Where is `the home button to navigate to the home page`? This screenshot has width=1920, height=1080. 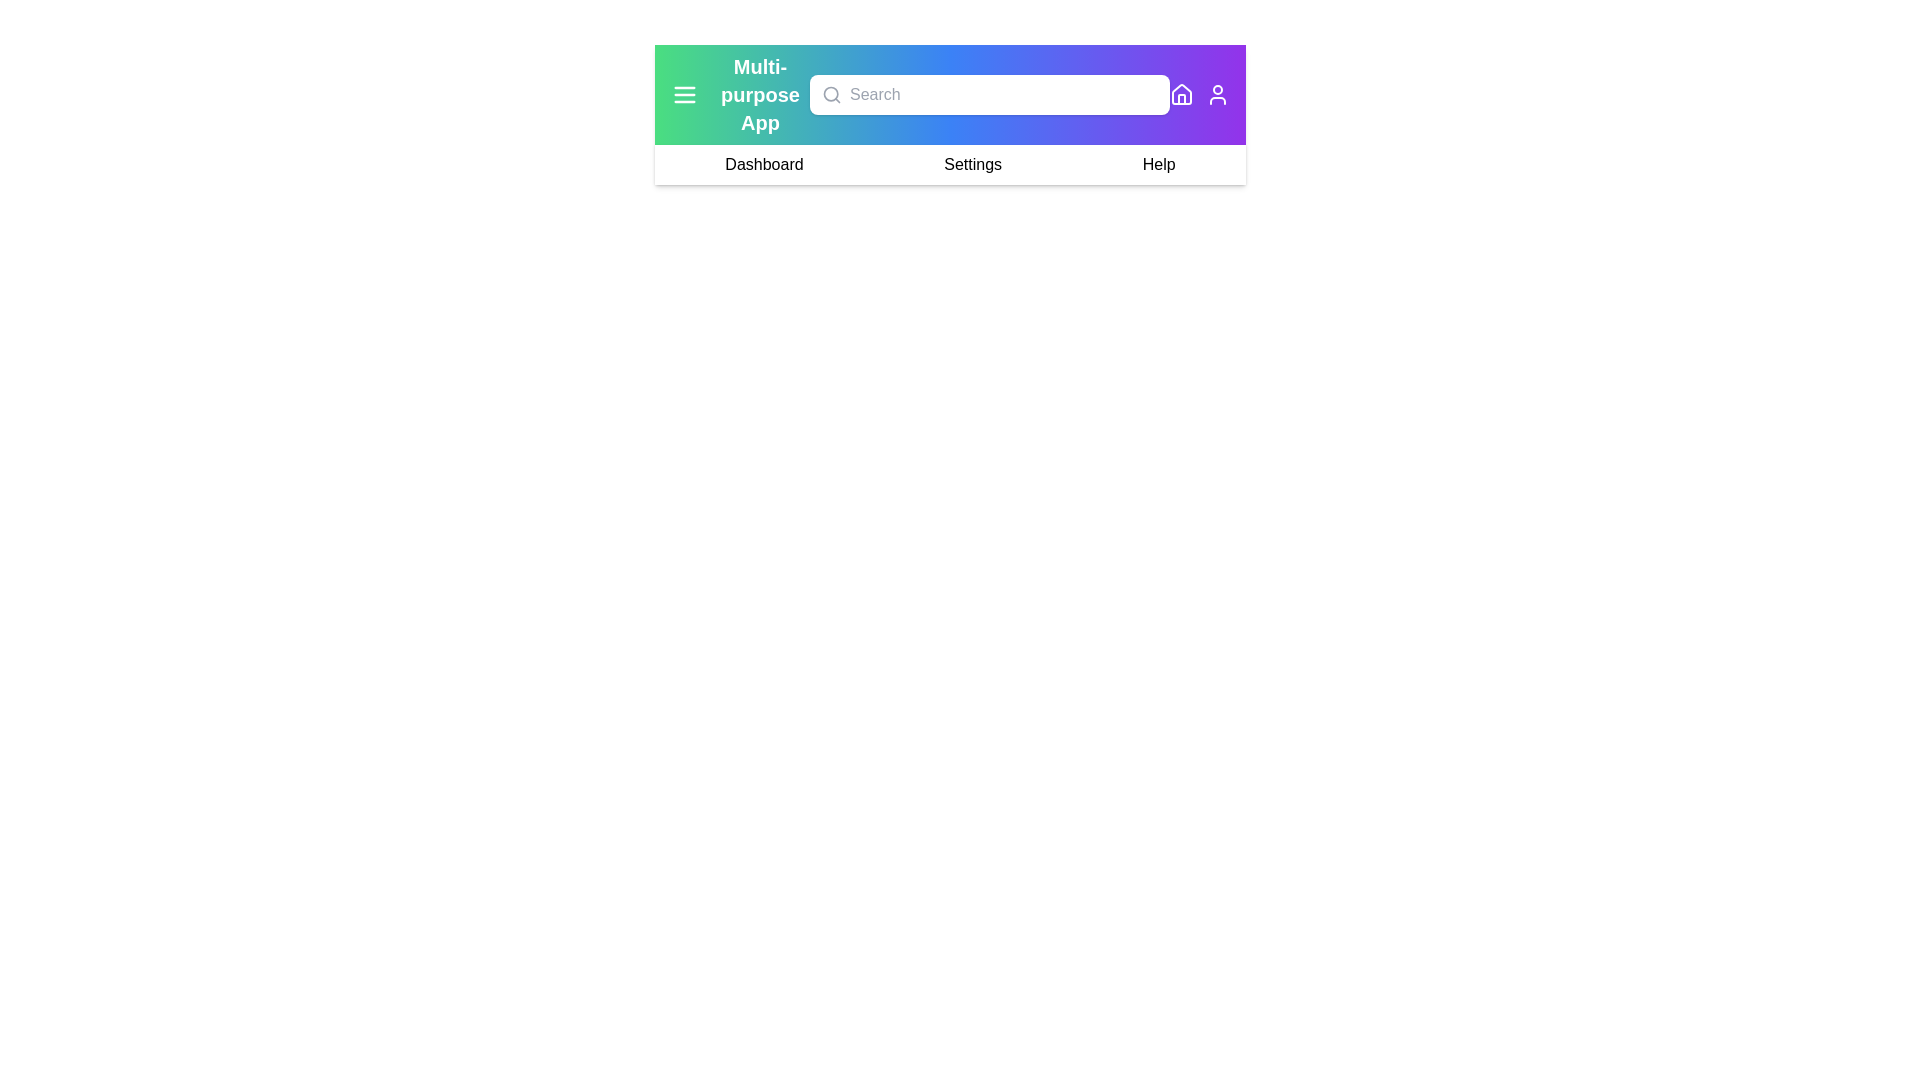
the home button to navigate to the home page is located at coordinates (1181, 95).